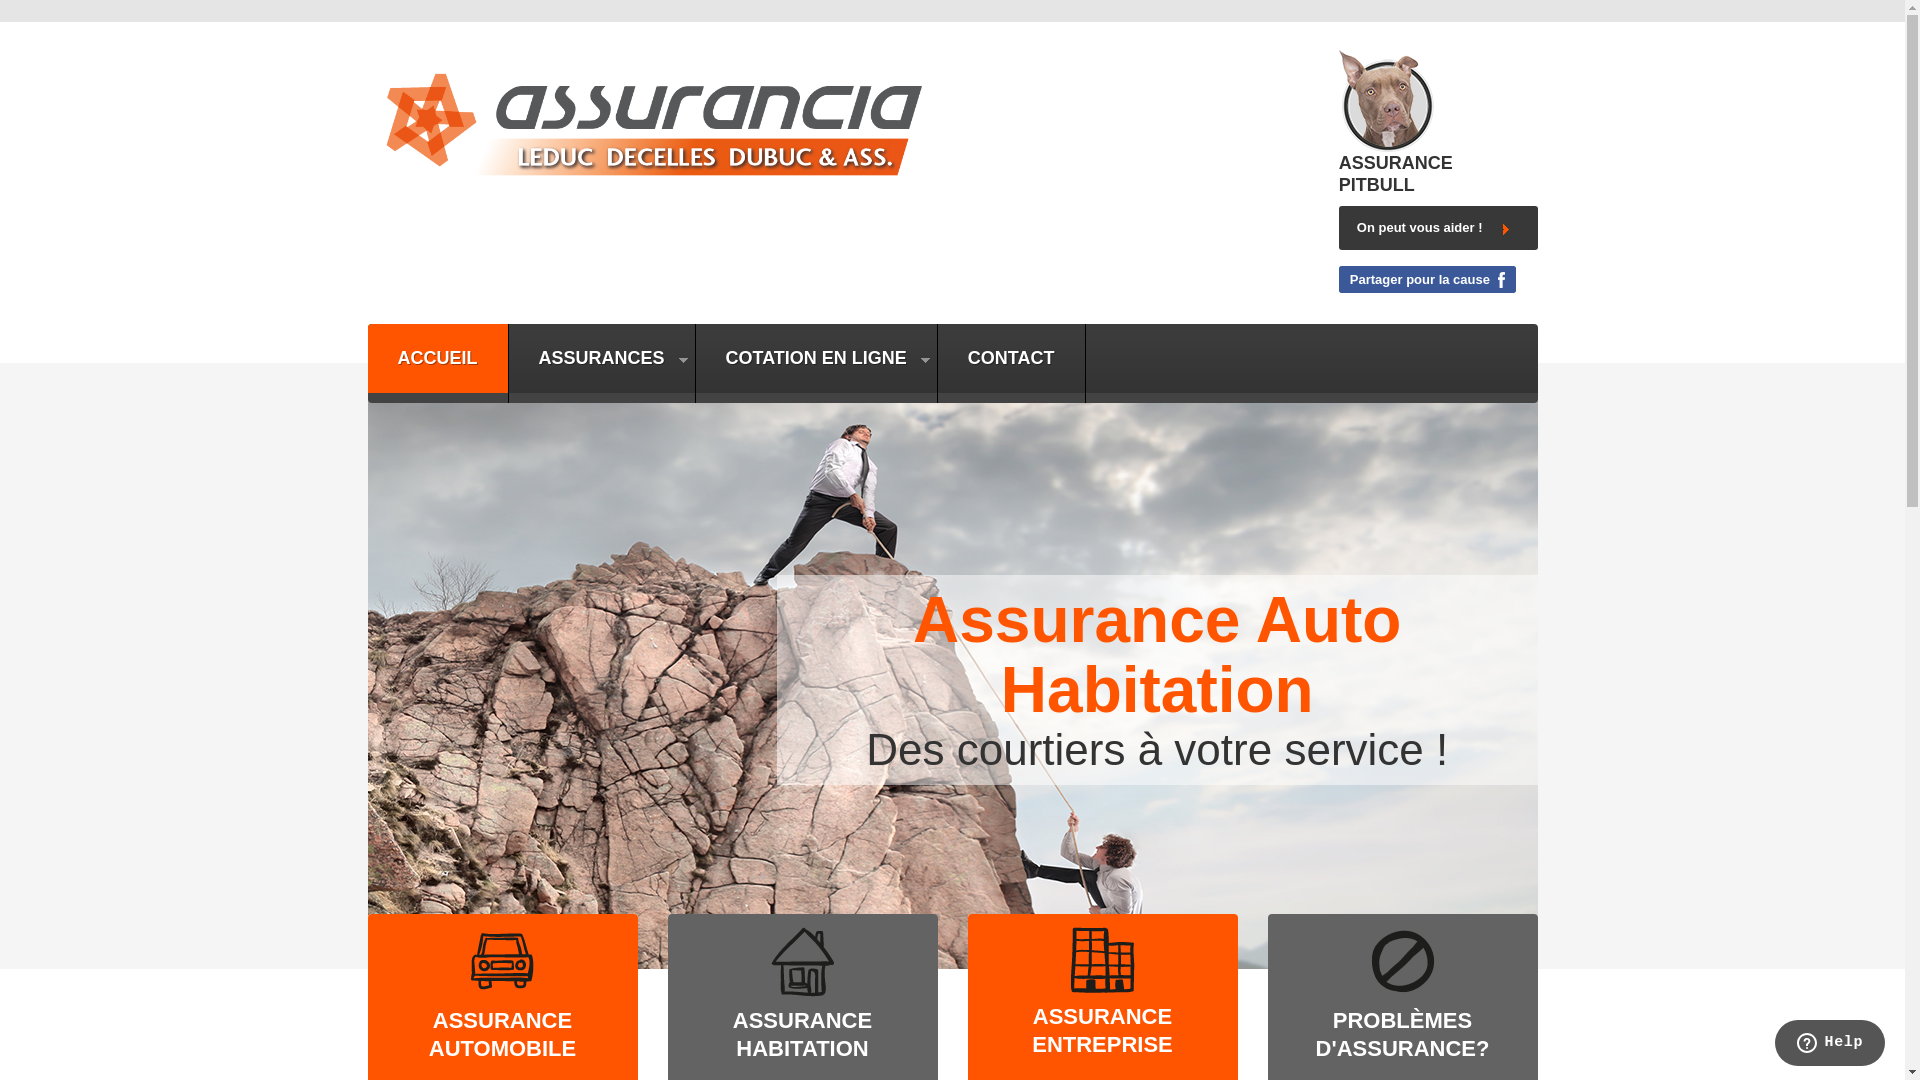 This screenshot has height=1080, width=1920. Describe the element at coordinates (368, 357) in the screenshot. I see `'ACCUEIL'` at that location.